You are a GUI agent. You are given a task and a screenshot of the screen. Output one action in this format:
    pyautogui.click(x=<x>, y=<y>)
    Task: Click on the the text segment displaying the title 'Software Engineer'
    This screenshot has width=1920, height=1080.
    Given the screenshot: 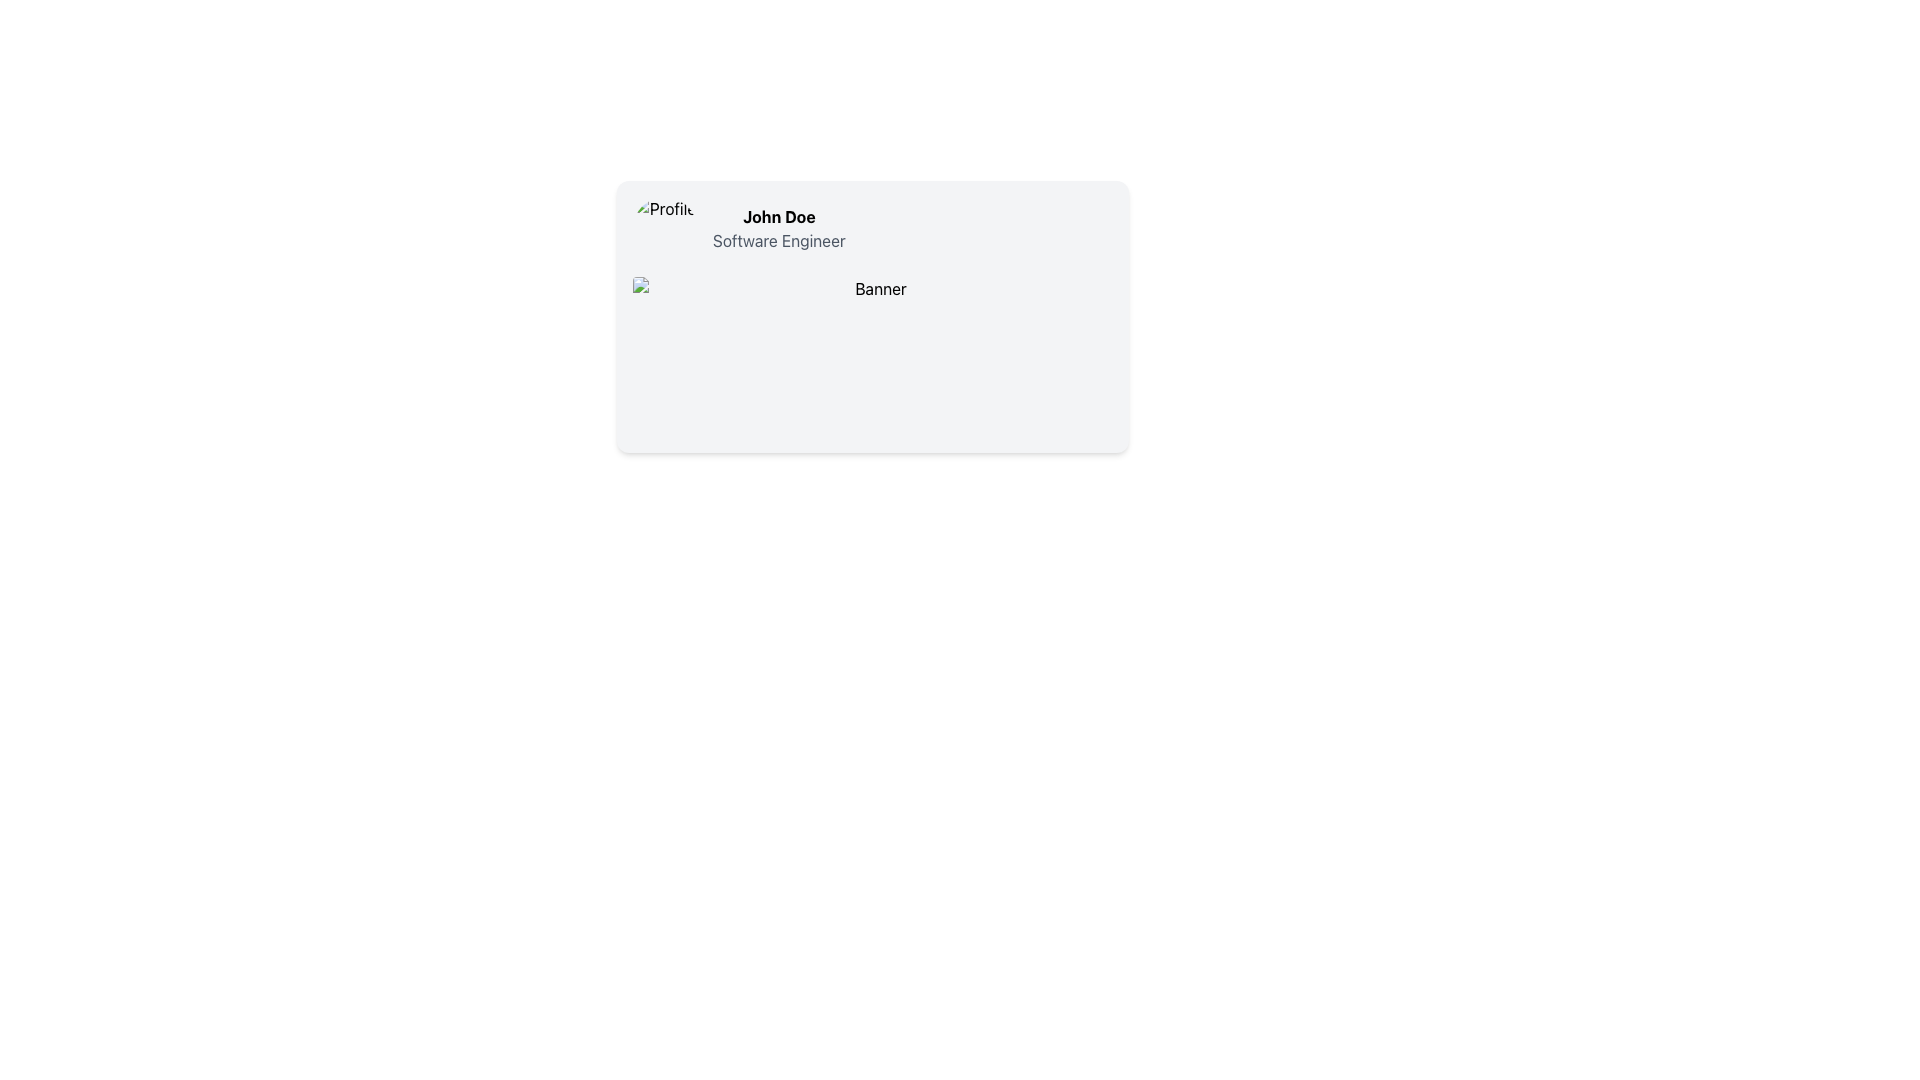 What is the action you would take?
    pyautogui.click(x=778, y=239)
    